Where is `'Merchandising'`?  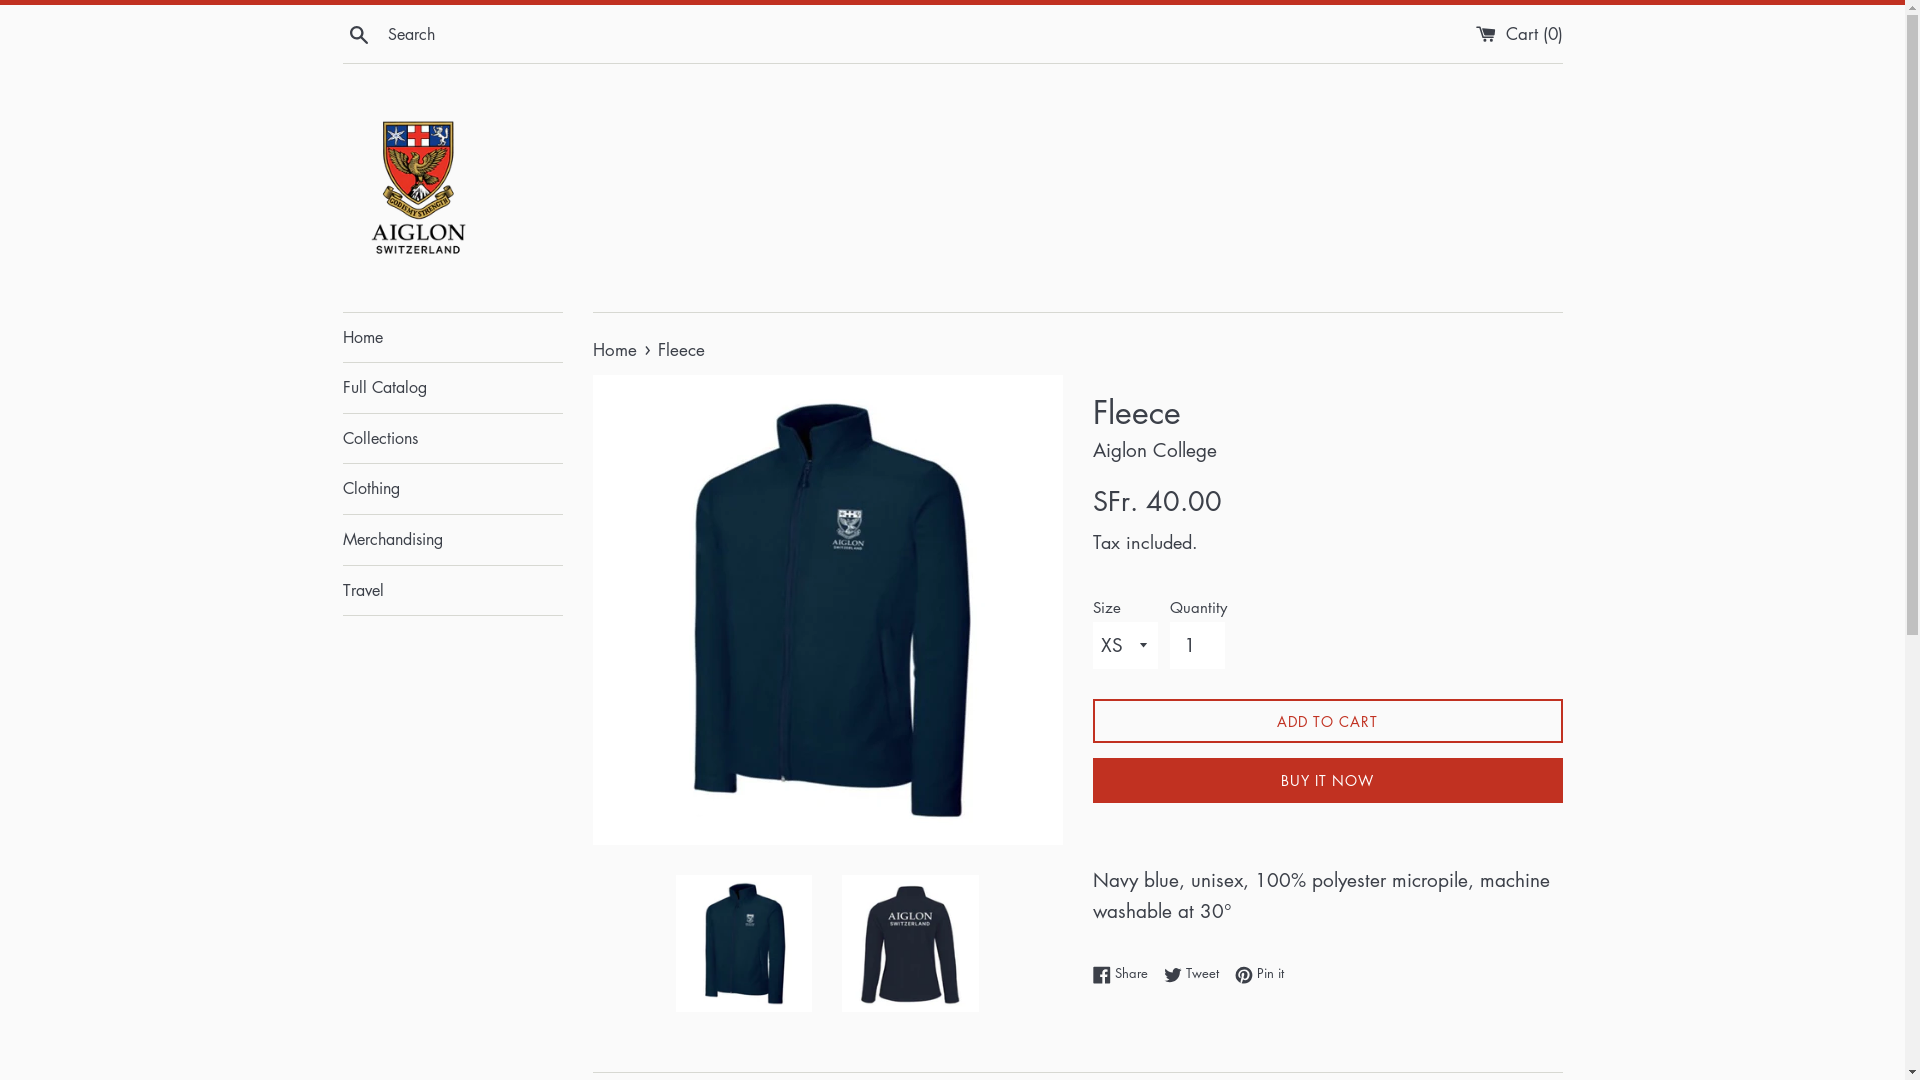
'Merchandising' is located at coordinates (341, 540).